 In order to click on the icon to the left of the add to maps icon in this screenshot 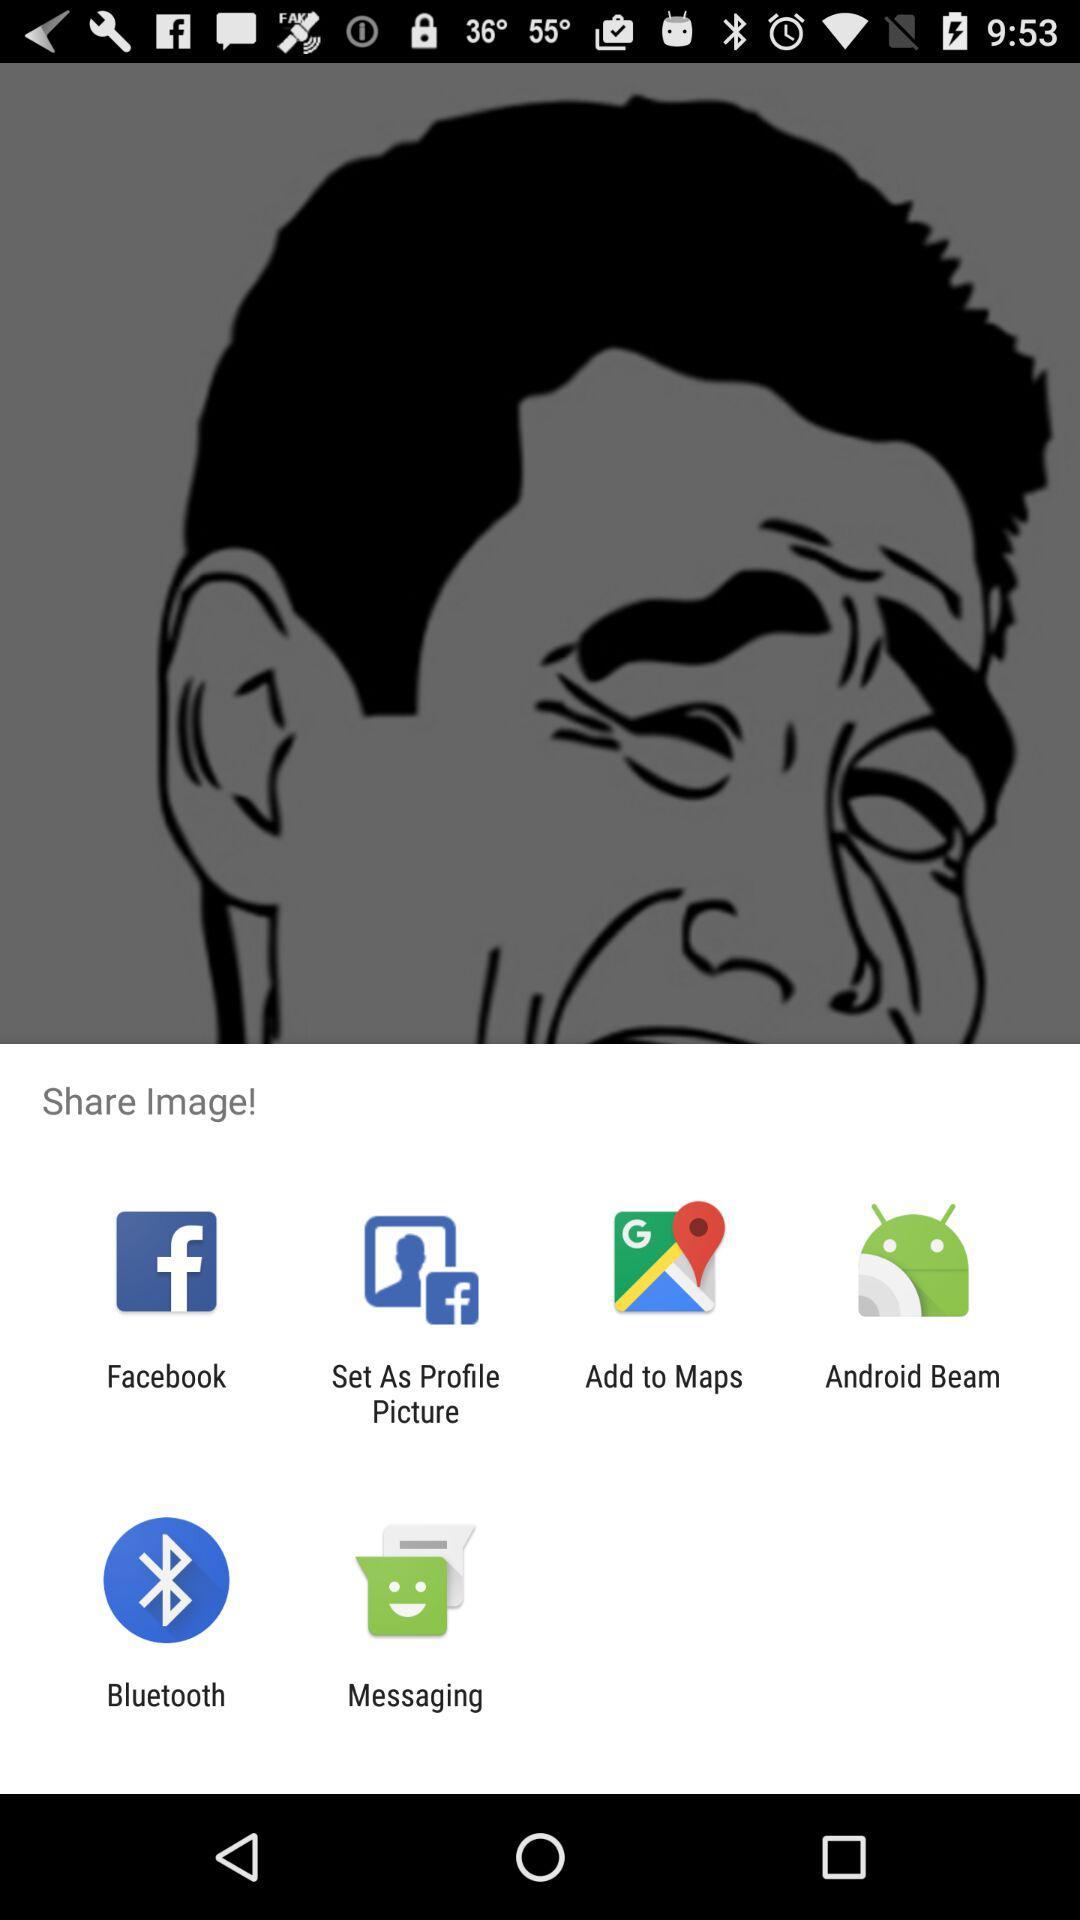, I will do `click(414, 1392)`.